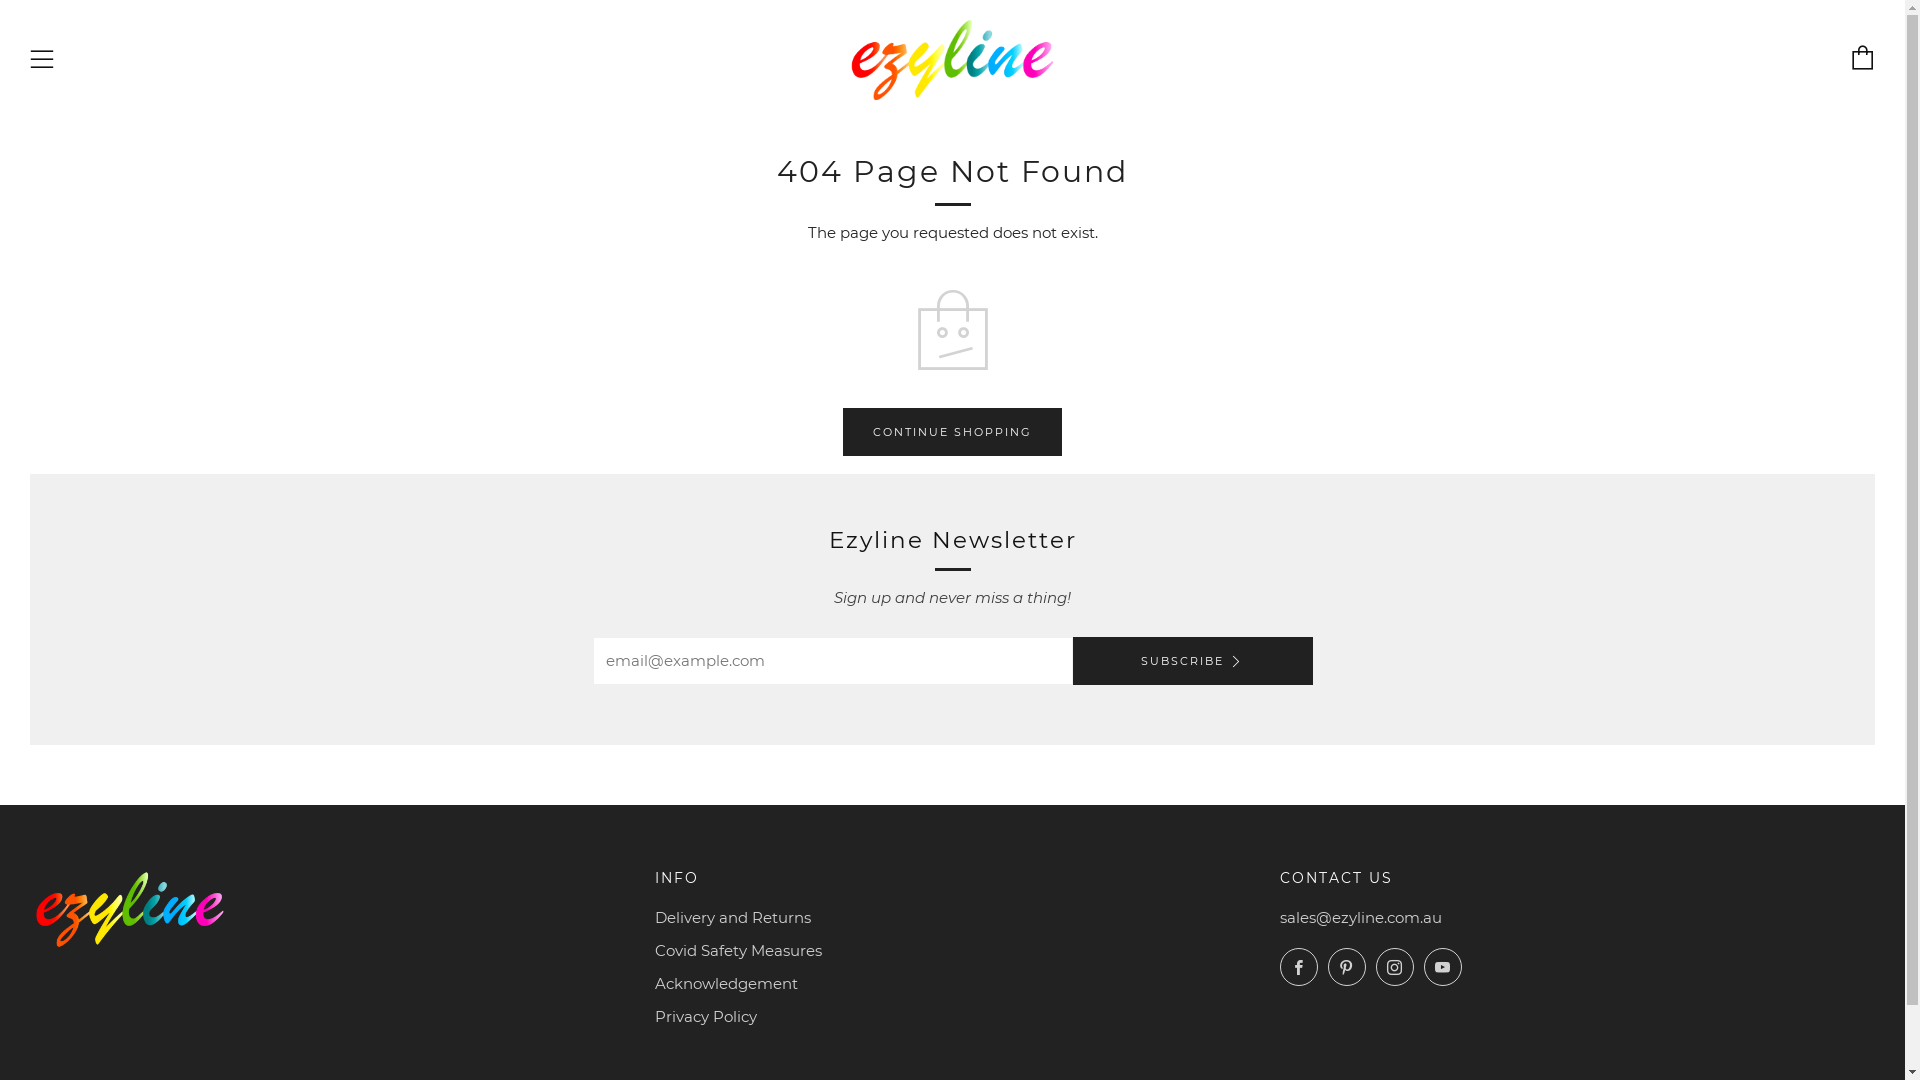 This screenshot has height=1080, width=1920. I want to click on 'Delivery and Returns', so click(732, 917).